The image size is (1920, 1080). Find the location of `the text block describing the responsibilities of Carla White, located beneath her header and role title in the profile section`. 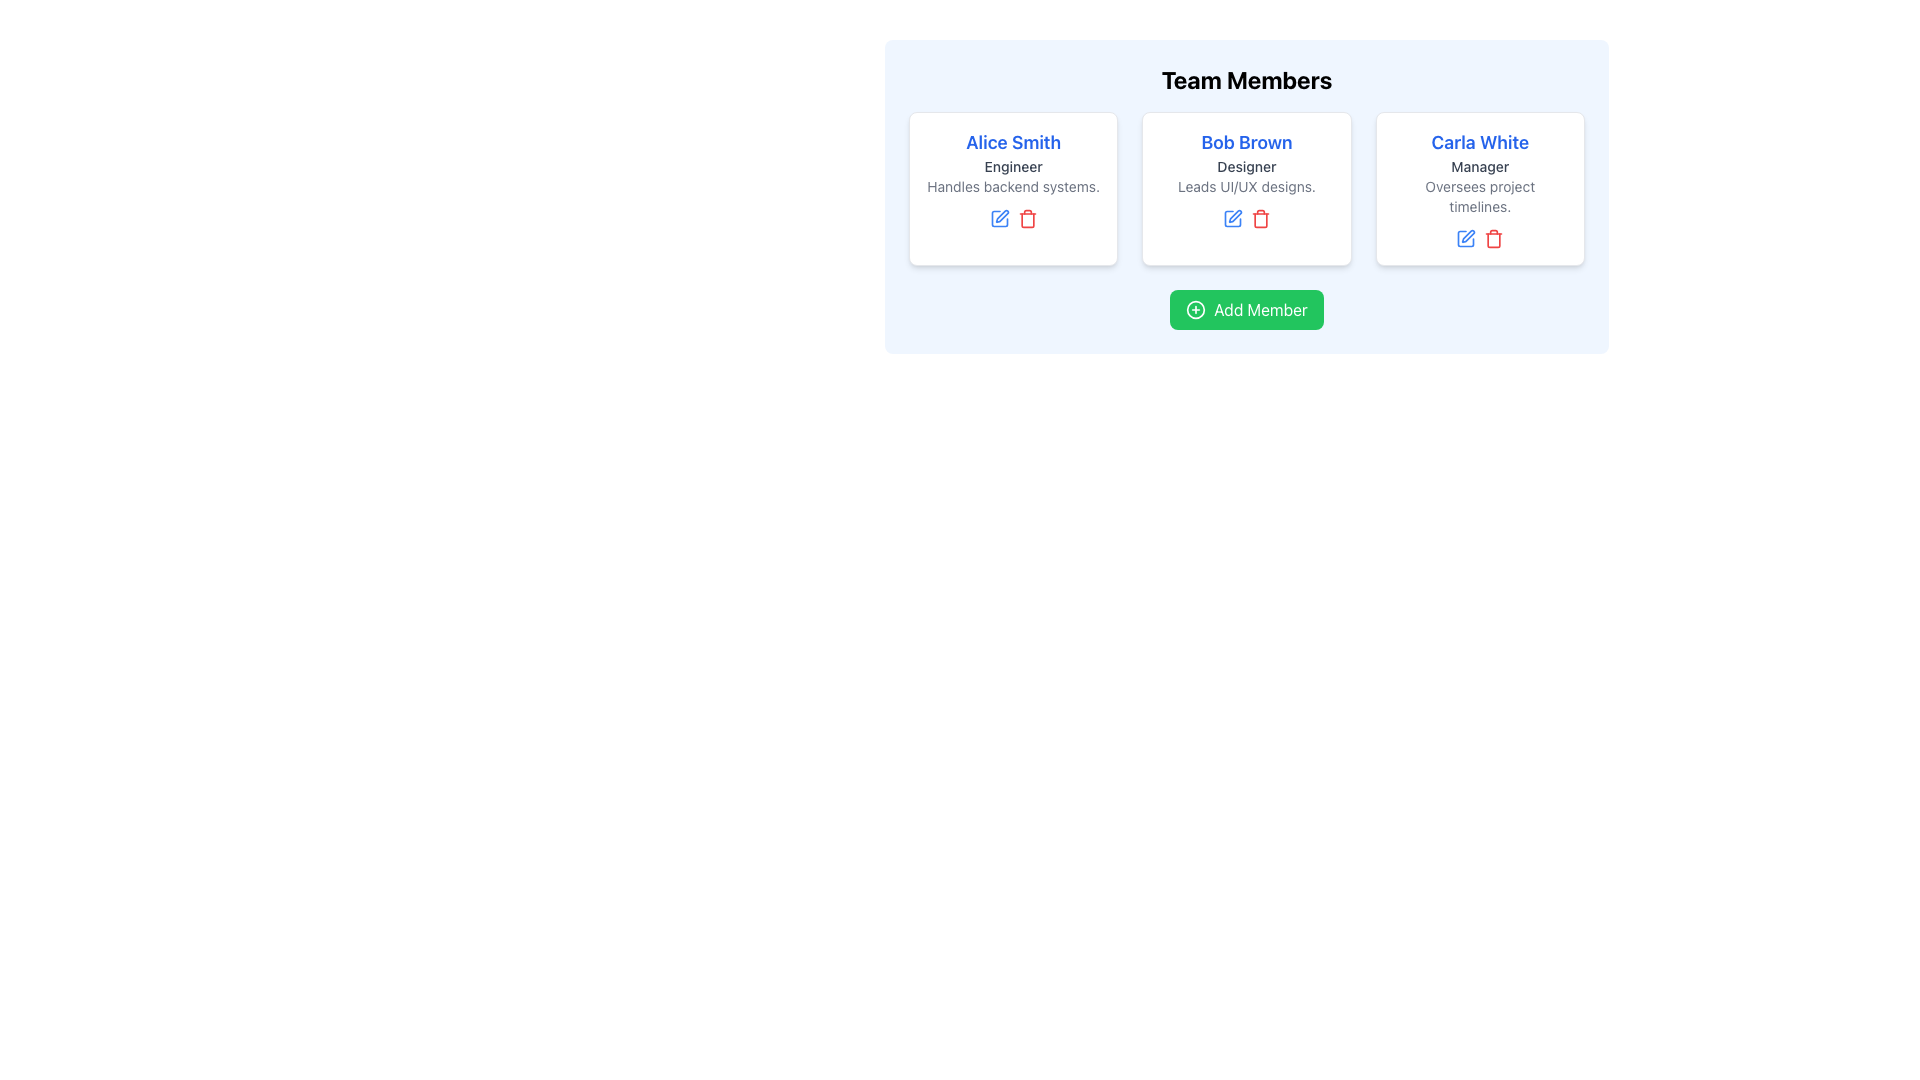

the text block describing the responsibilities of Carla White, located beneath her header and role title in the profile section is located at coordinates (1480, 196).